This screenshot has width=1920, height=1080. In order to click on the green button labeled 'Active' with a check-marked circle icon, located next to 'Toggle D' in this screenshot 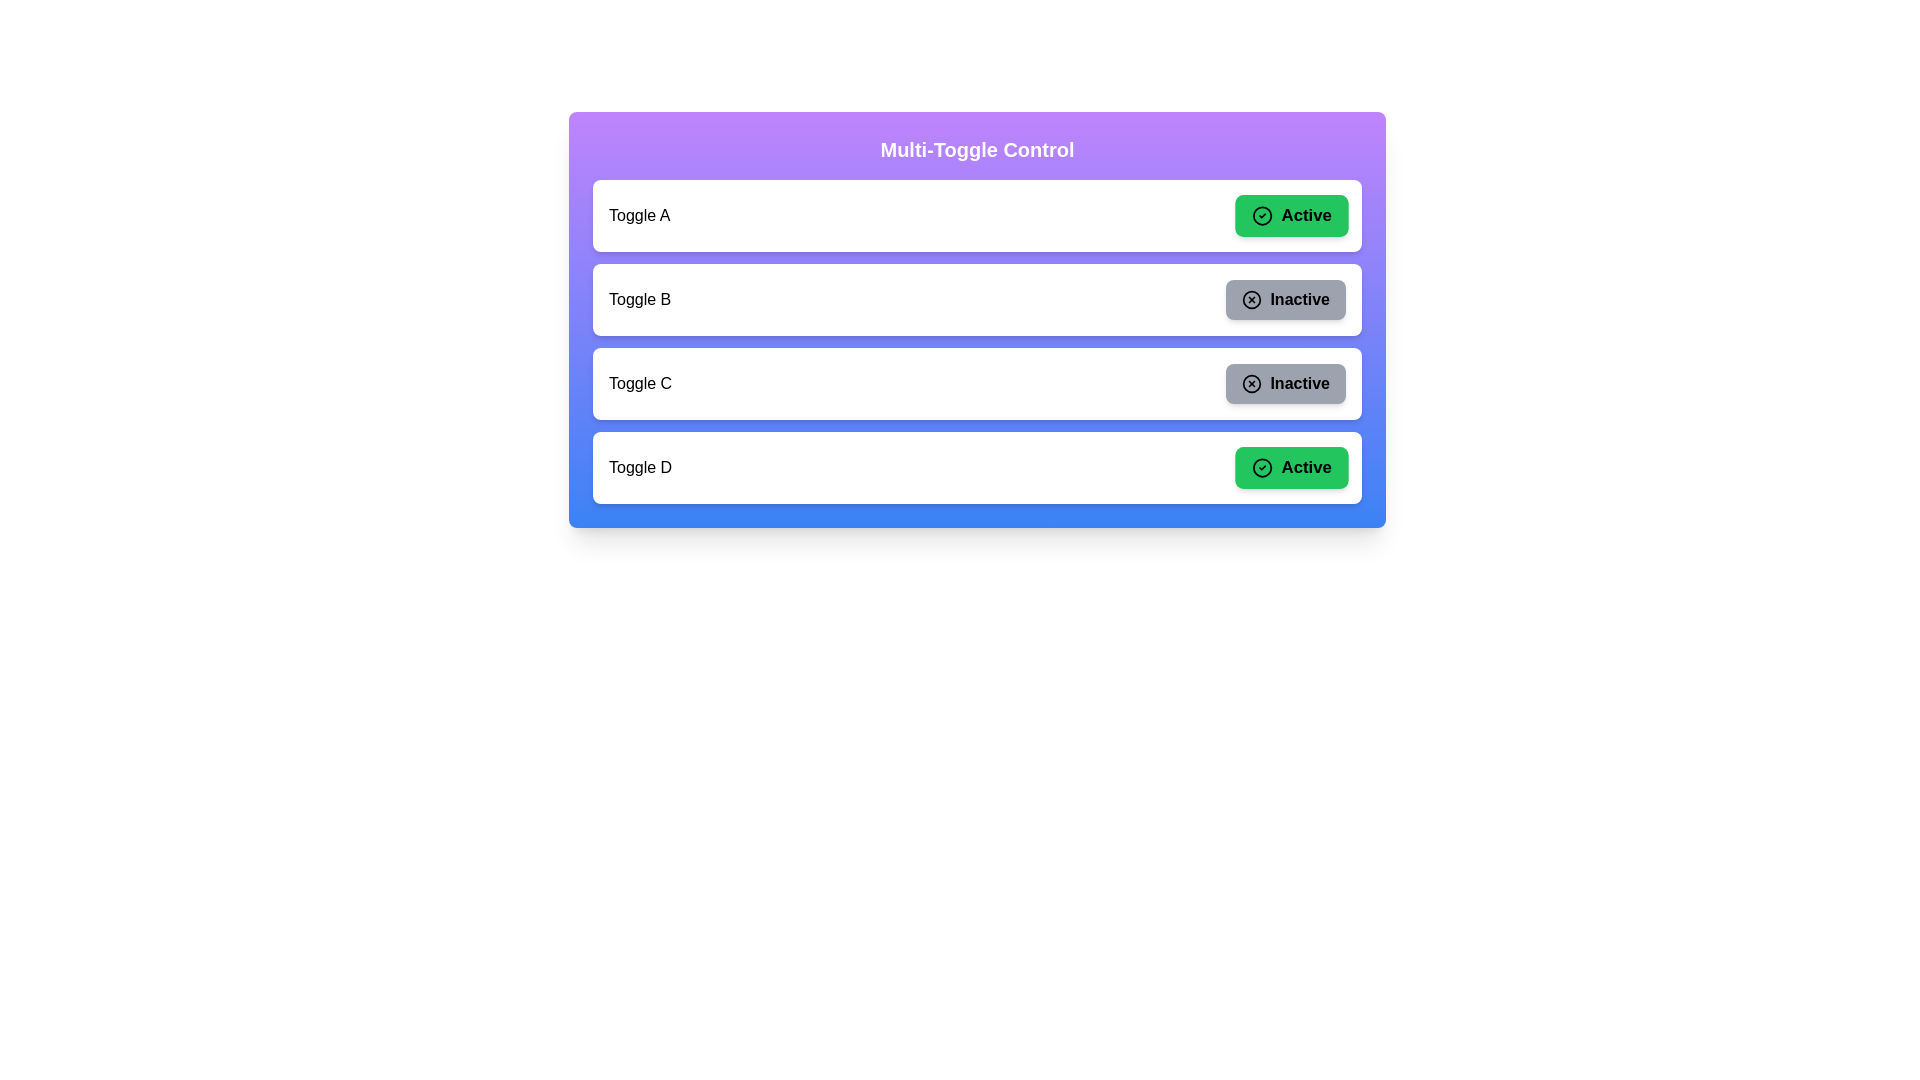, I will do `click(1291, 467)`.